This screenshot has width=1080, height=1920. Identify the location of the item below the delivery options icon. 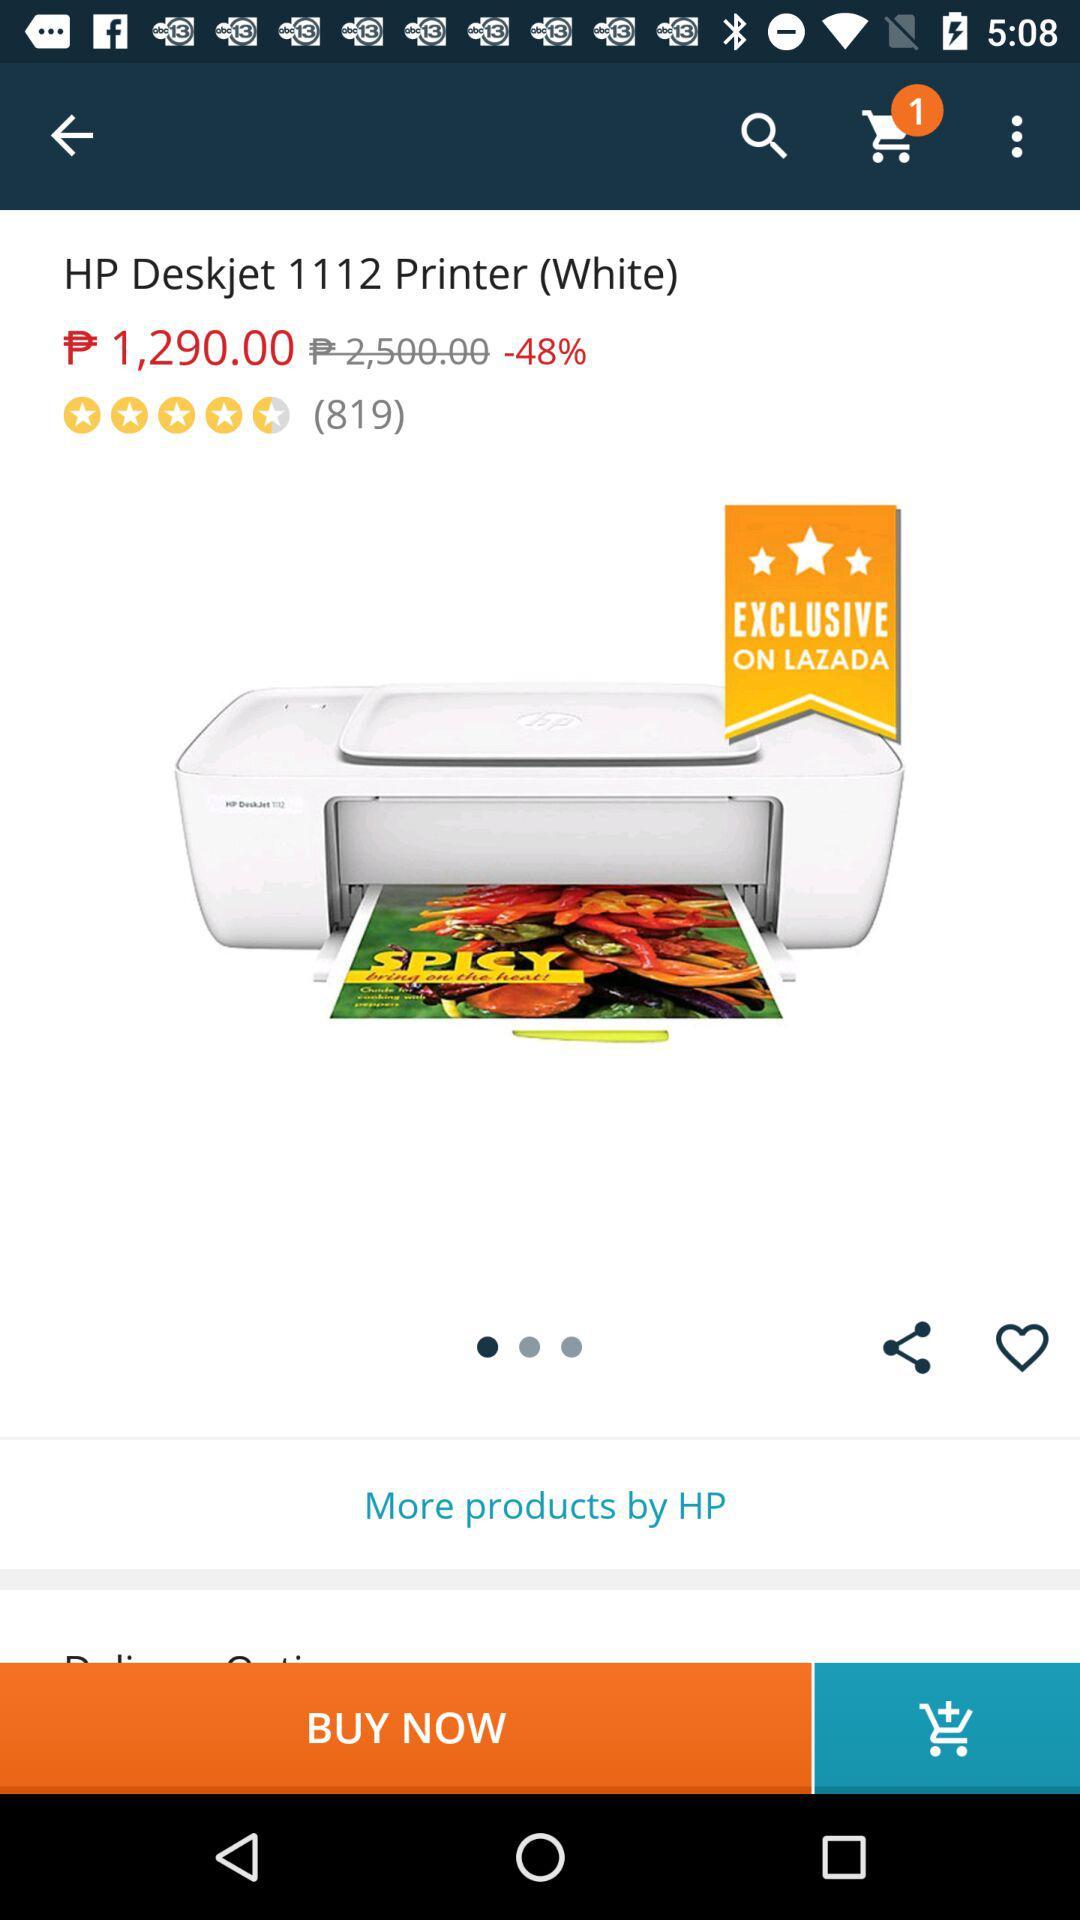
(405, 1727).